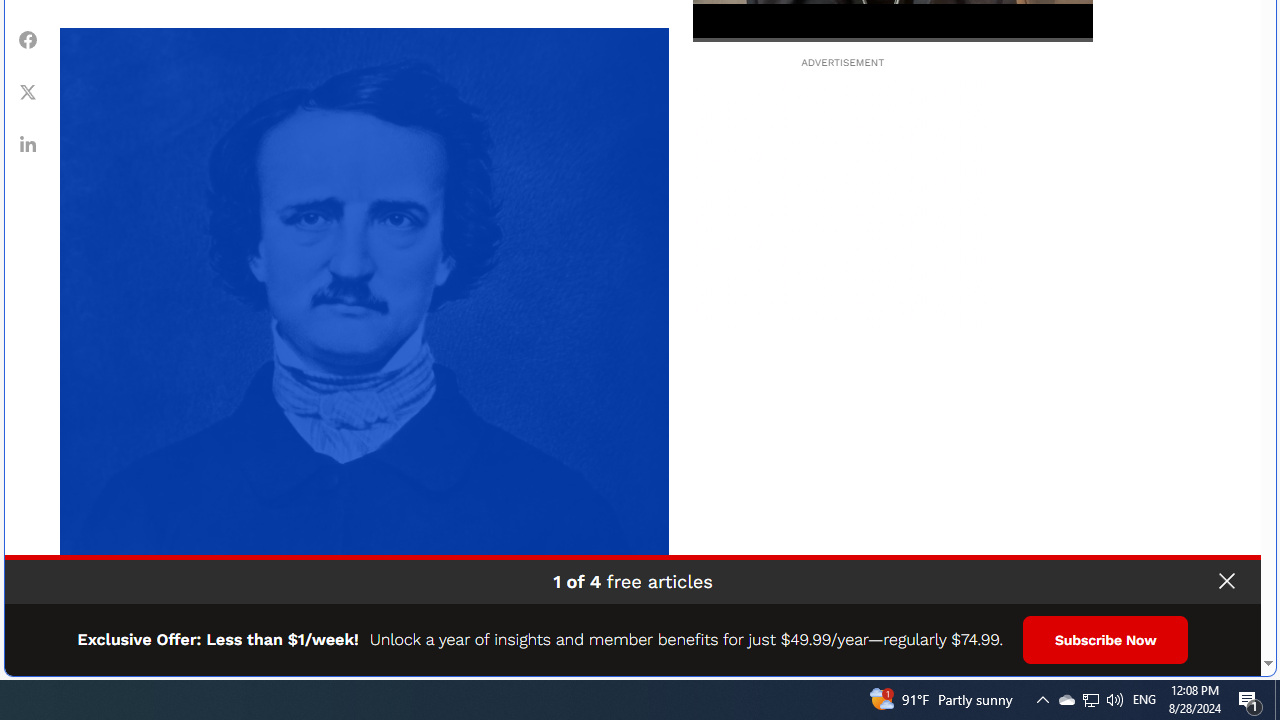 This screenshot has width=1280, height=720. I want to click on 'Class: fs-icon fs-icon--linkedin', so click(28, 142).